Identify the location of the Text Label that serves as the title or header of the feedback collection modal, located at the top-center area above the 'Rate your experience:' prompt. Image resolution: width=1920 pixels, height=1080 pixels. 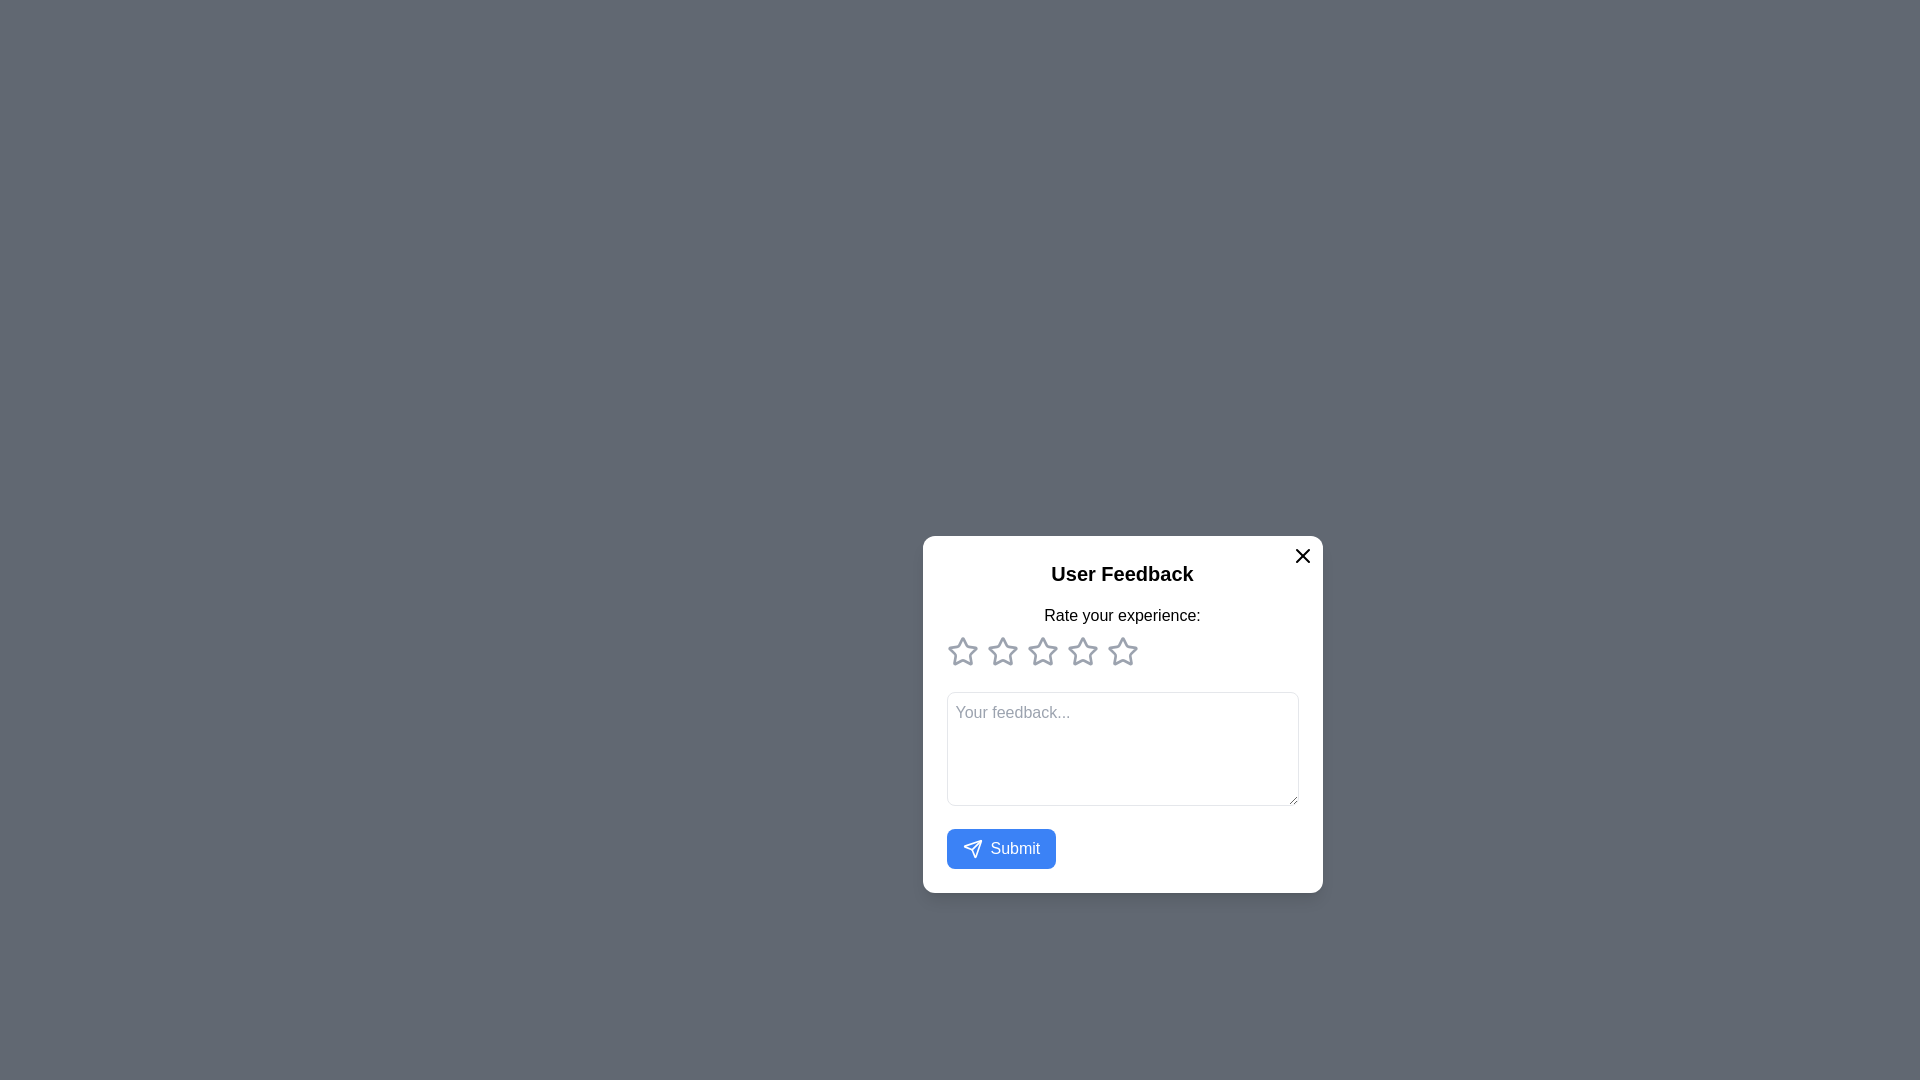
(1122, 573).